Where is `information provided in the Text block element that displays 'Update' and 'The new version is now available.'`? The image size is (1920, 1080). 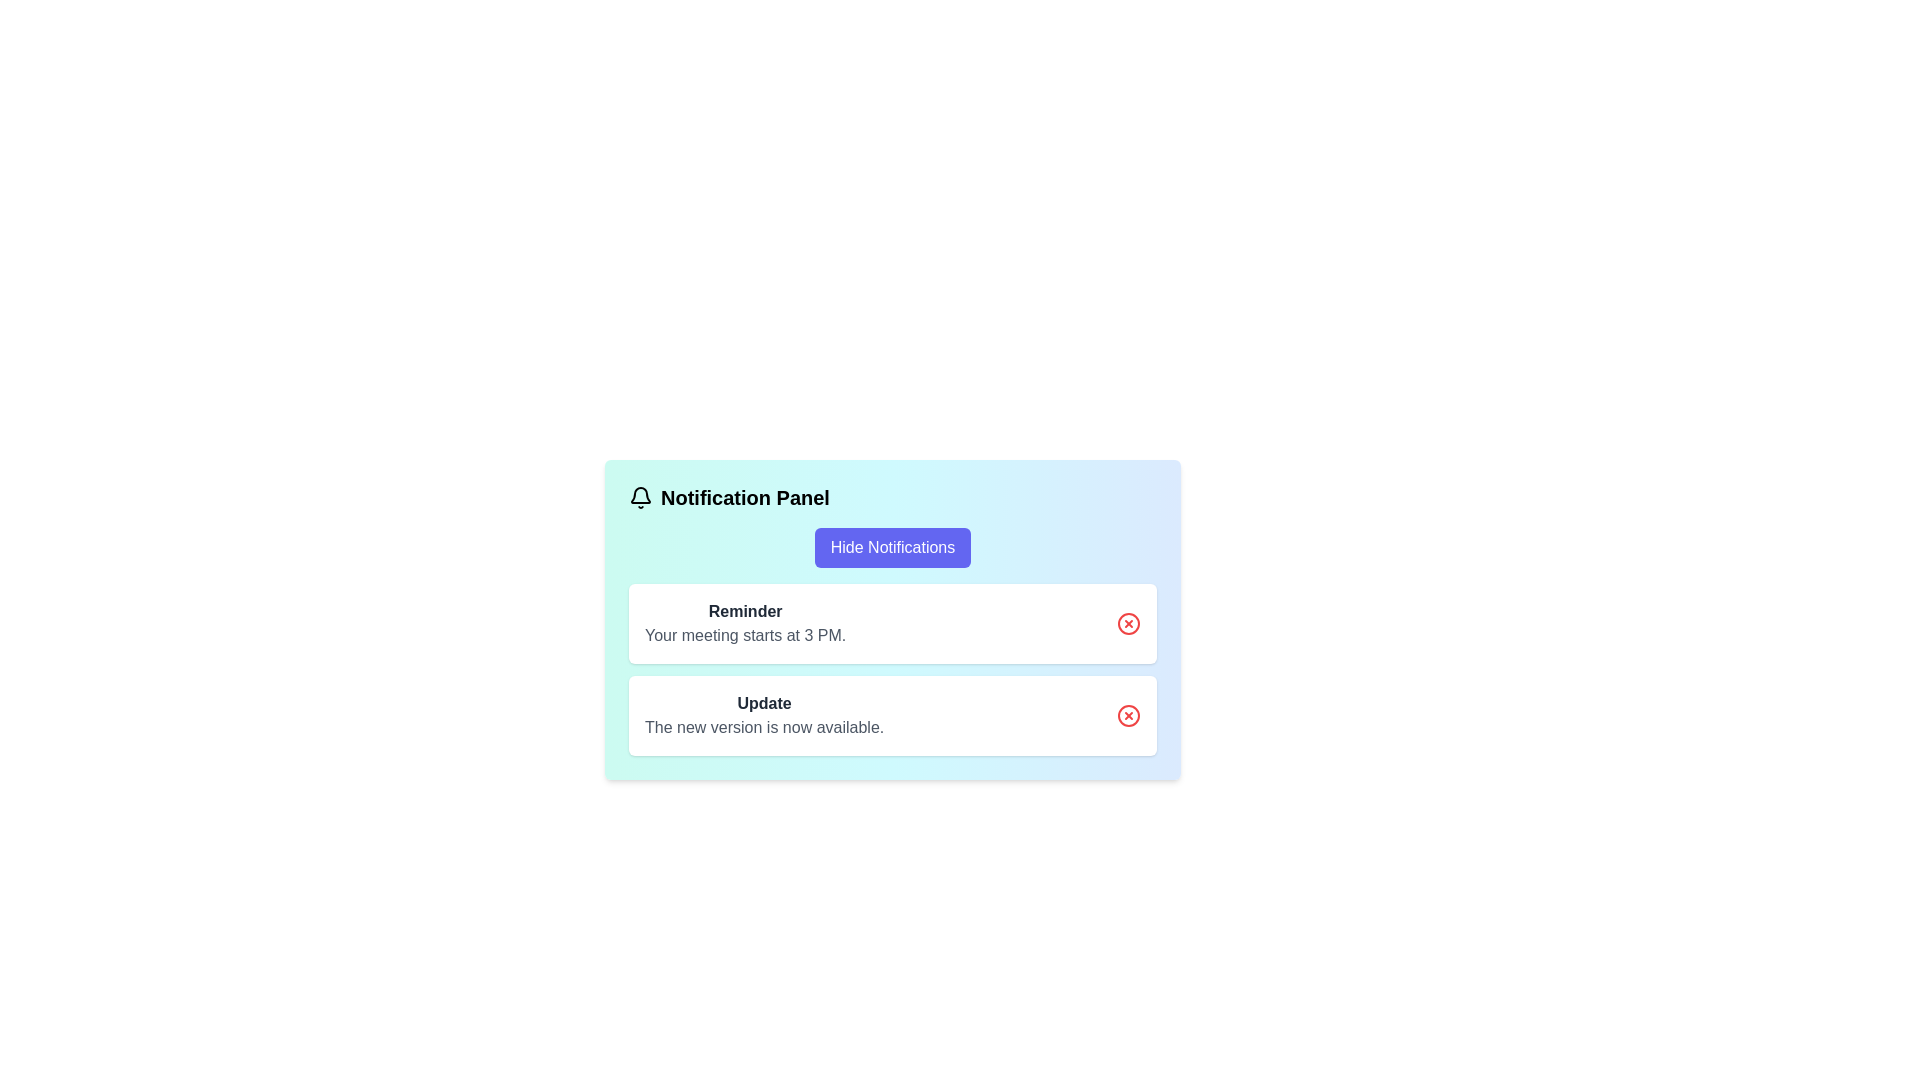 information provided in the Text block element that displays 'Update' and 'The new version is now available.' is located at coordinates (763, 715).